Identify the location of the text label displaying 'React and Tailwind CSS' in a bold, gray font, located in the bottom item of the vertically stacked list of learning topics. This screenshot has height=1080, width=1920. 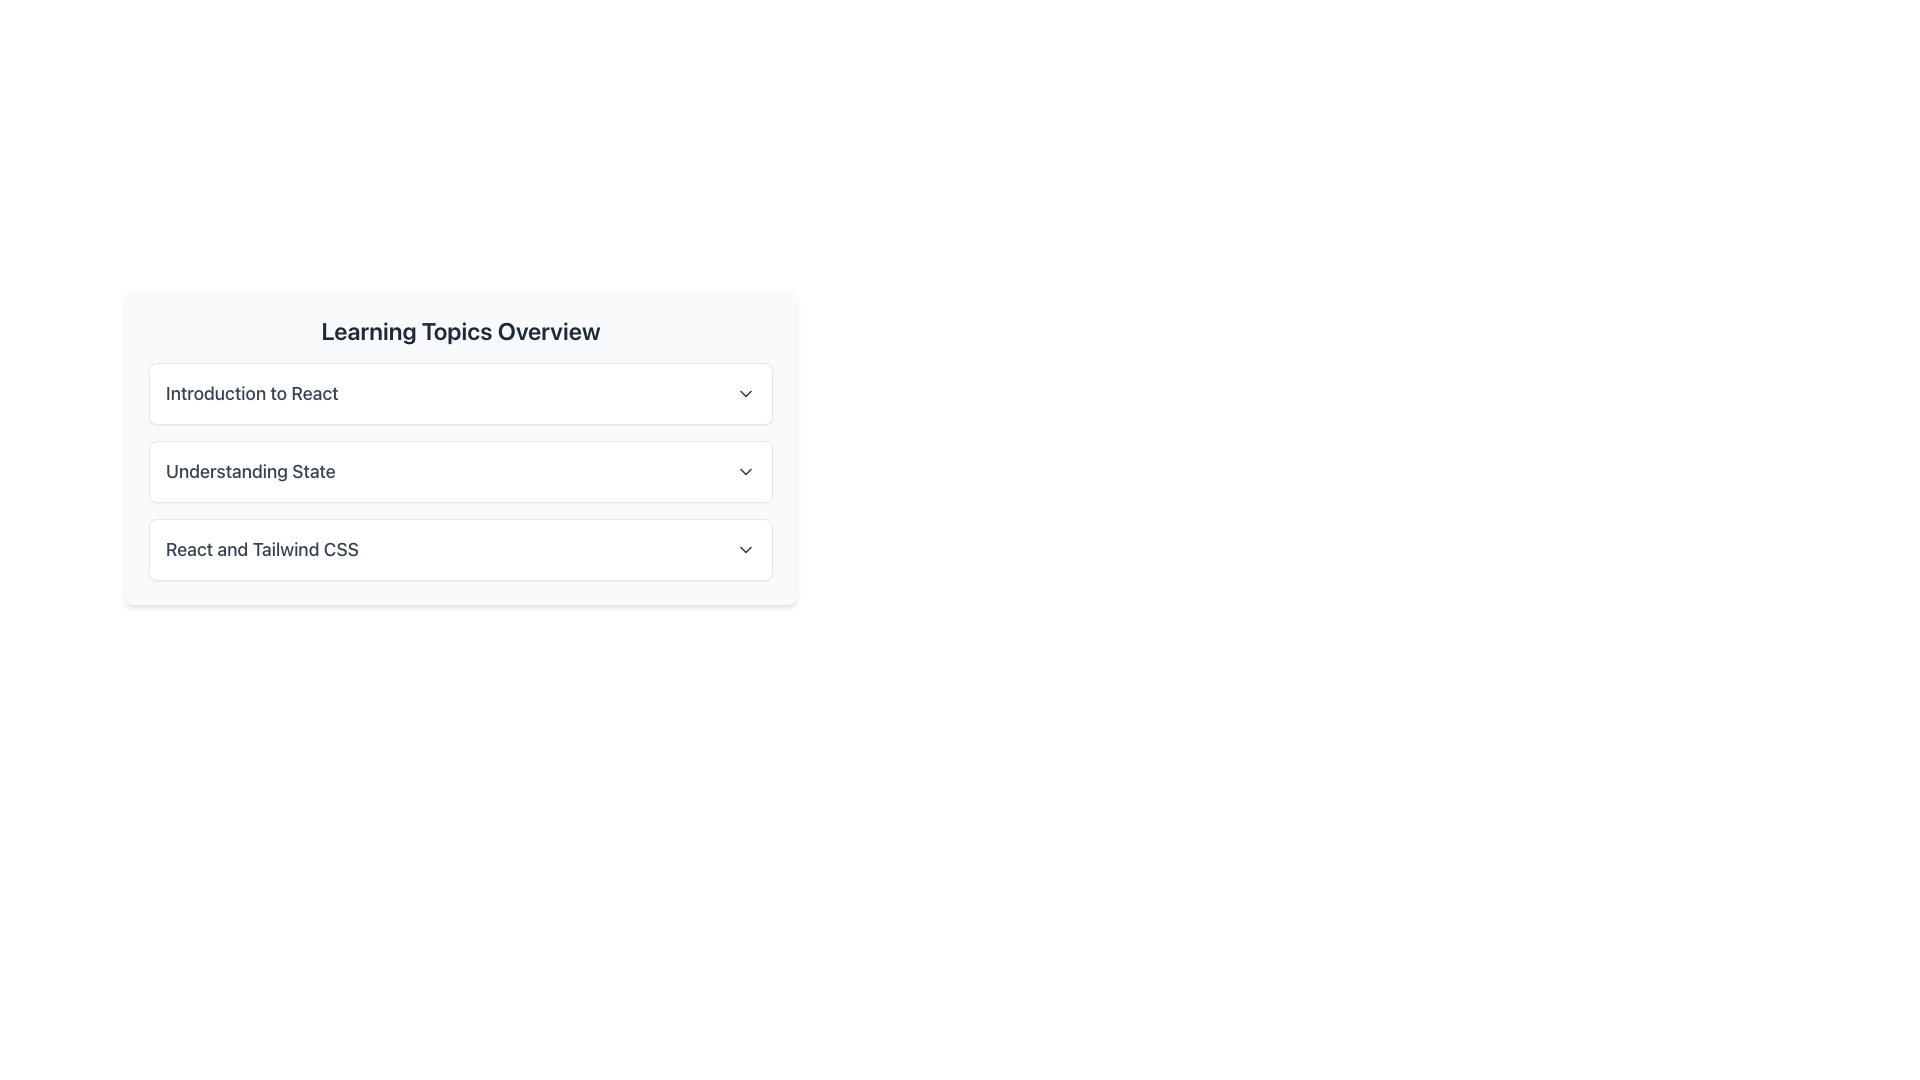
(261, 550).